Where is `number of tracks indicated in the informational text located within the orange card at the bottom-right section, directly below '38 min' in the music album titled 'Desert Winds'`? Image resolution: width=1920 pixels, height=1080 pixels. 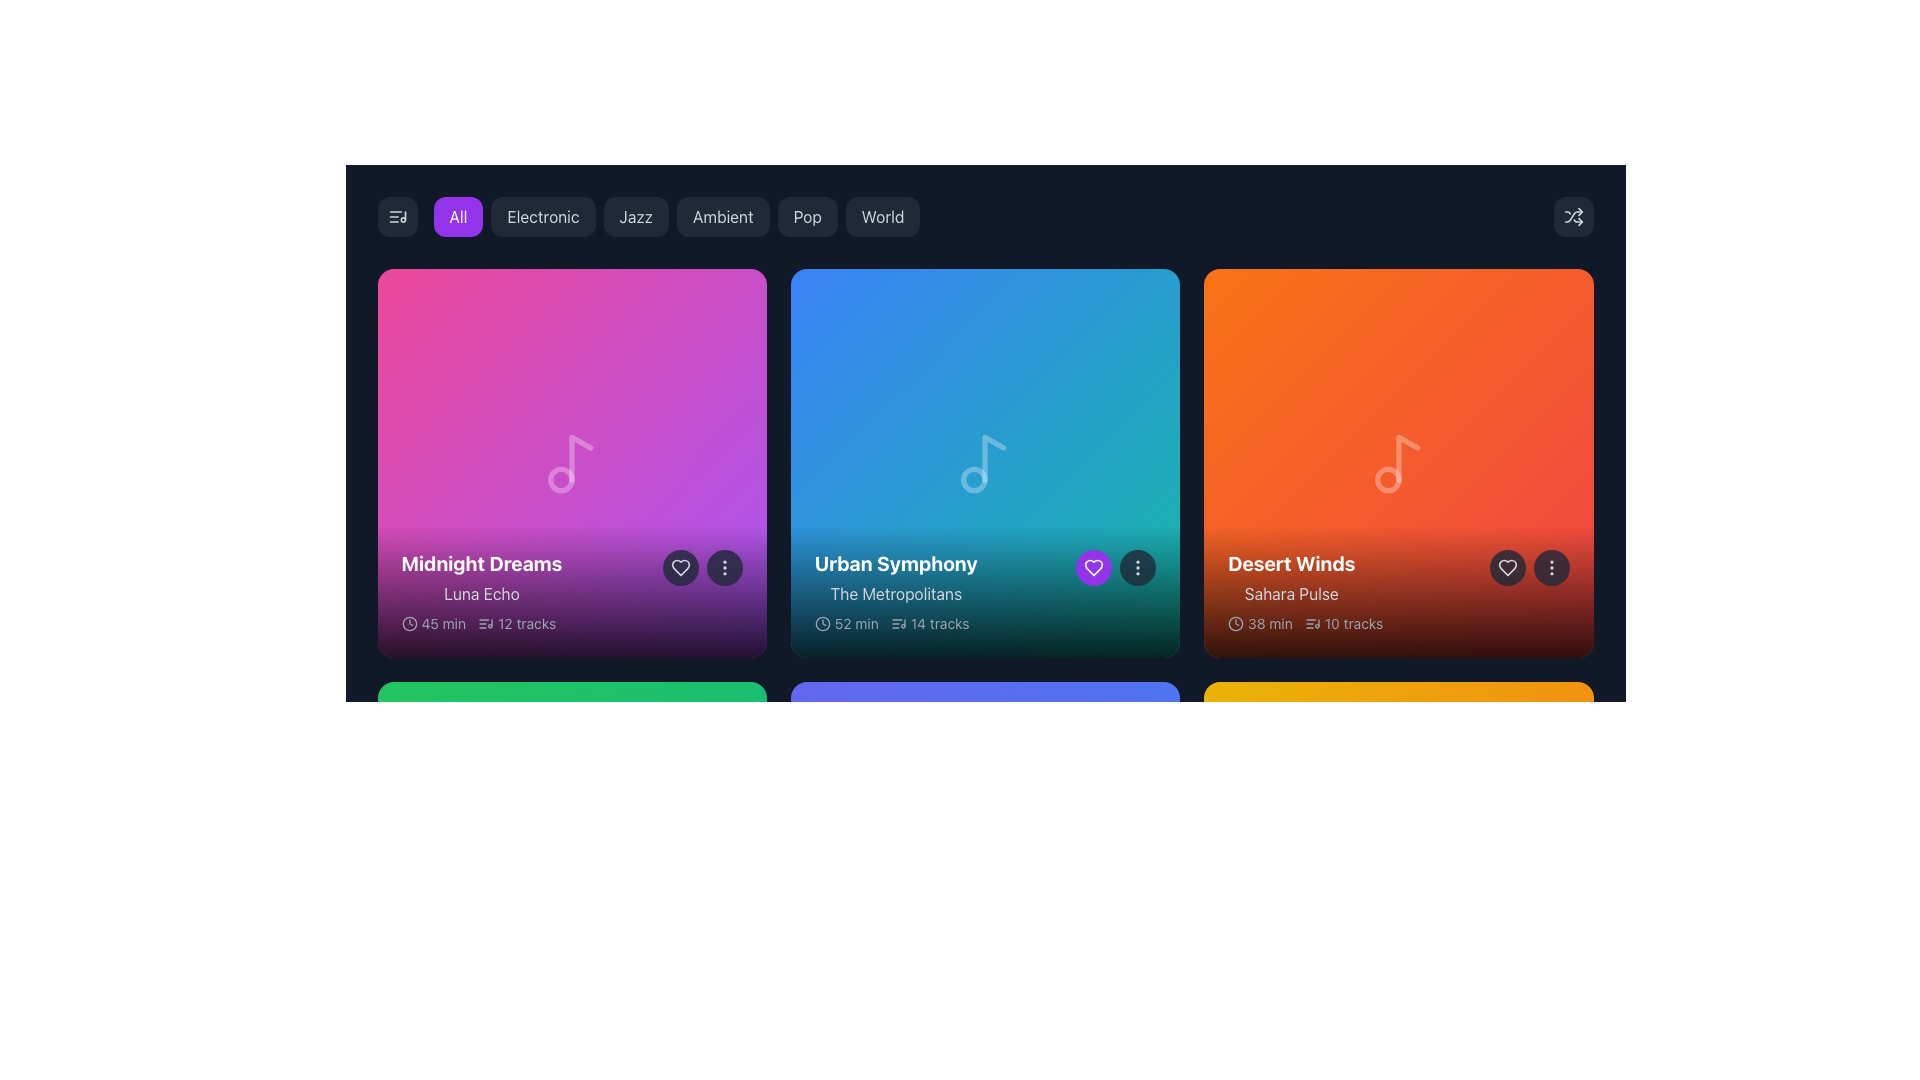 number of tracks indicated in the informational text located within the orange card at the bottom-right section, directly below '38 min' in the music album titled 'Desert Winds' is located at coordinates (1344, 623).